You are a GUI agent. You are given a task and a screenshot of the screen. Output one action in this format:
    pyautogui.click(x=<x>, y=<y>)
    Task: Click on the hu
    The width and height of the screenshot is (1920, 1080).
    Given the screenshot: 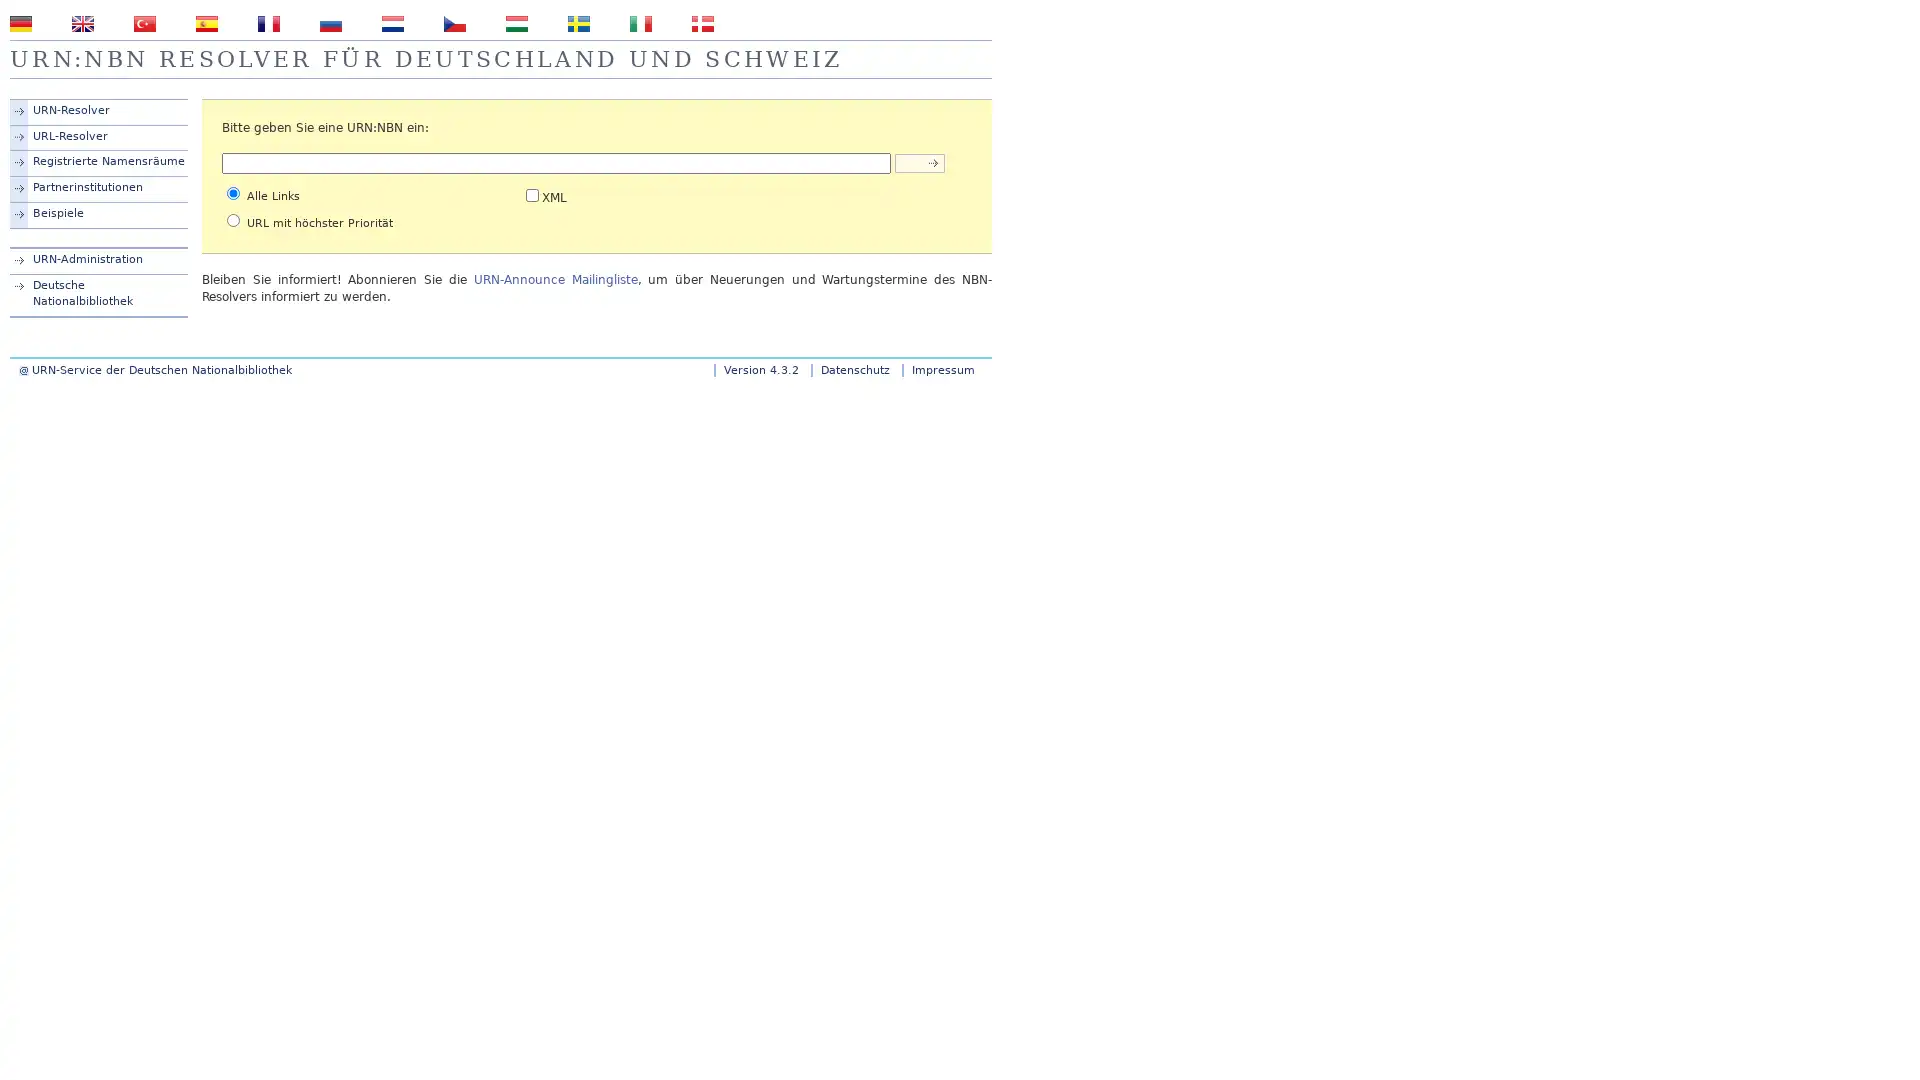 What is the action you would take?
    pyautogui.click(x=517, y=23)
    